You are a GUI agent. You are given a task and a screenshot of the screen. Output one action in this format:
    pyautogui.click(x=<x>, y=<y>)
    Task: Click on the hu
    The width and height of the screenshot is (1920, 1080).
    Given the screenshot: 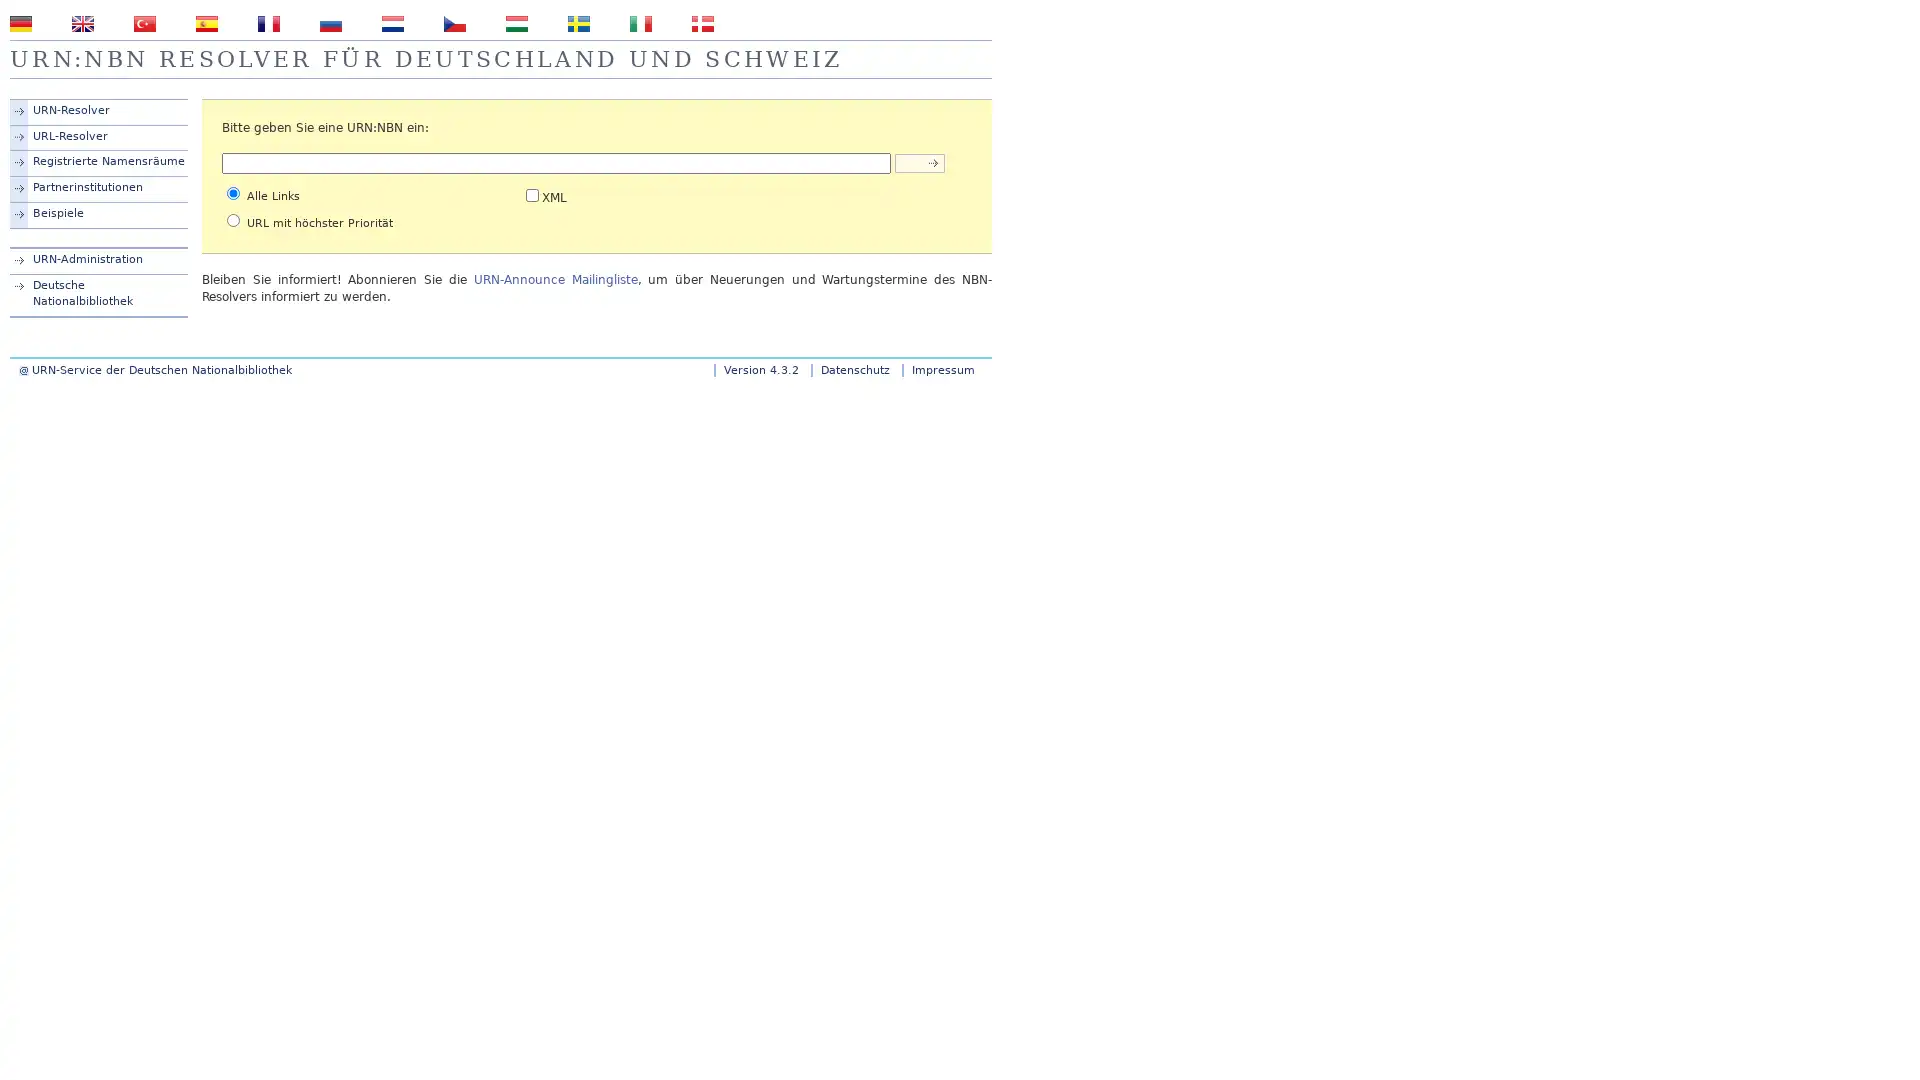 What is the action you would take?
    pyautogui.click(x=517, y=23)
    